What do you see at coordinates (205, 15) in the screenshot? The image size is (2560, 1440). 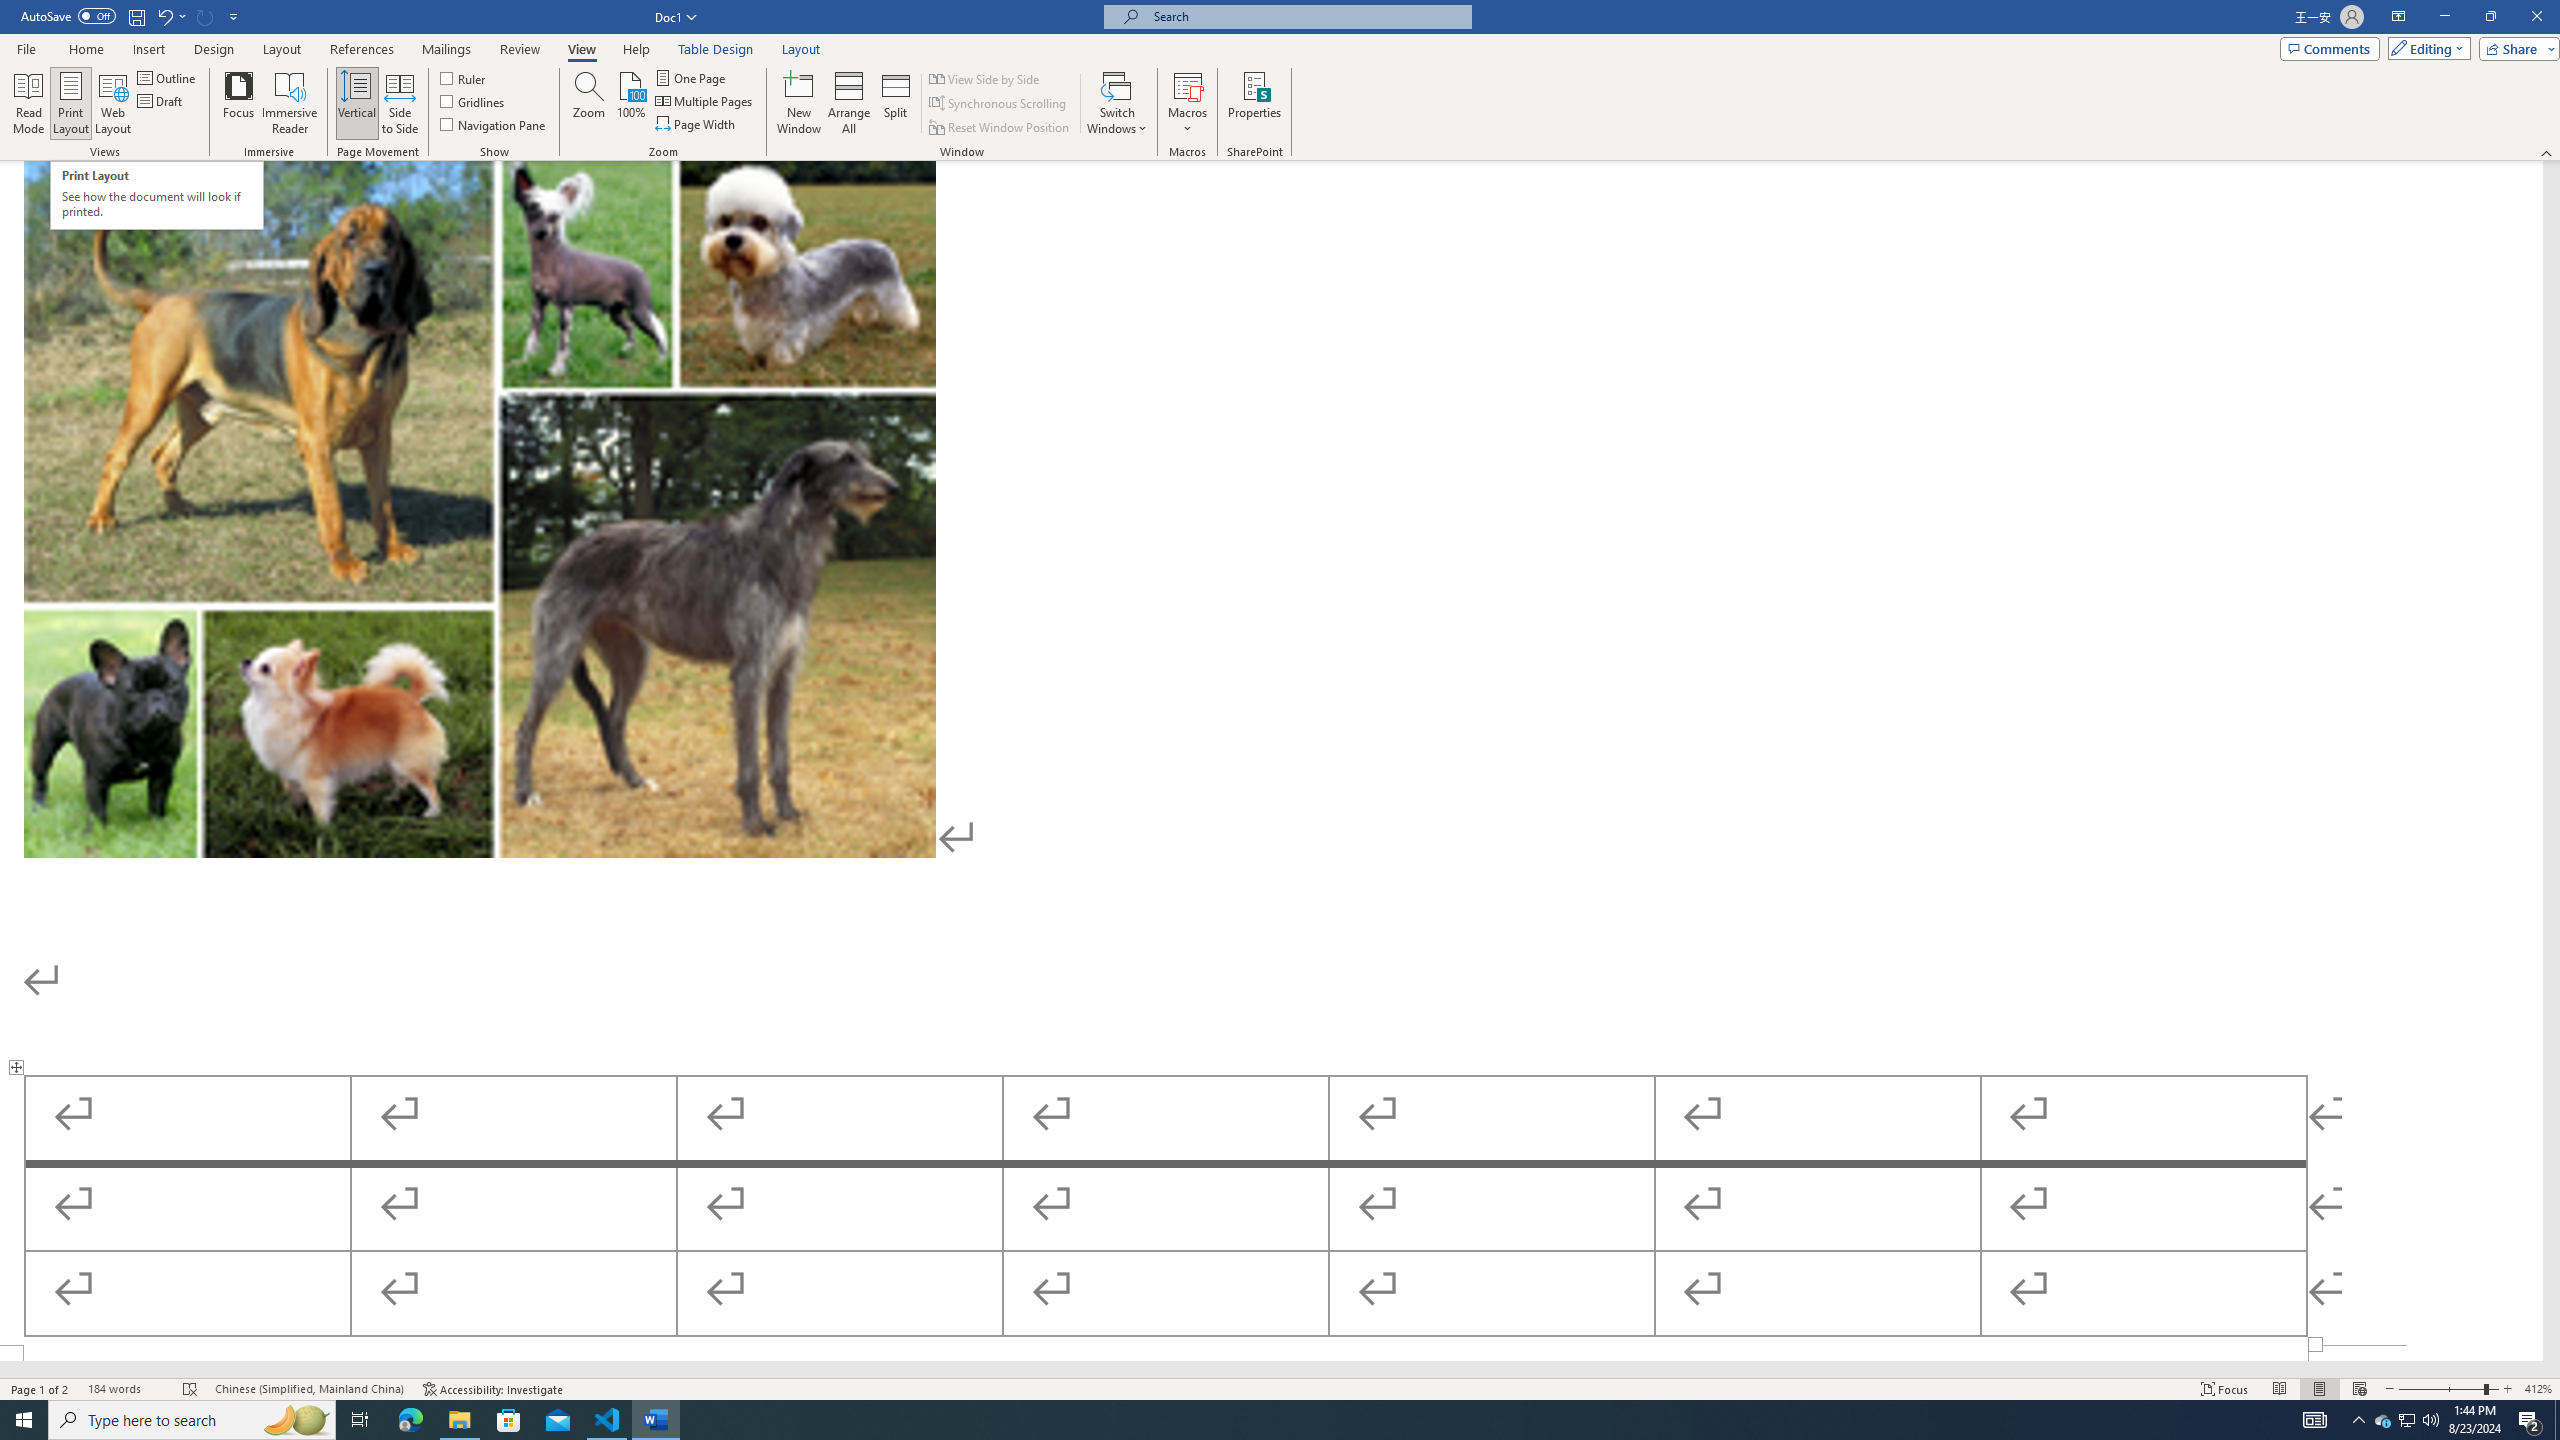 I see `'Can'` at bounding box center [205, 15].